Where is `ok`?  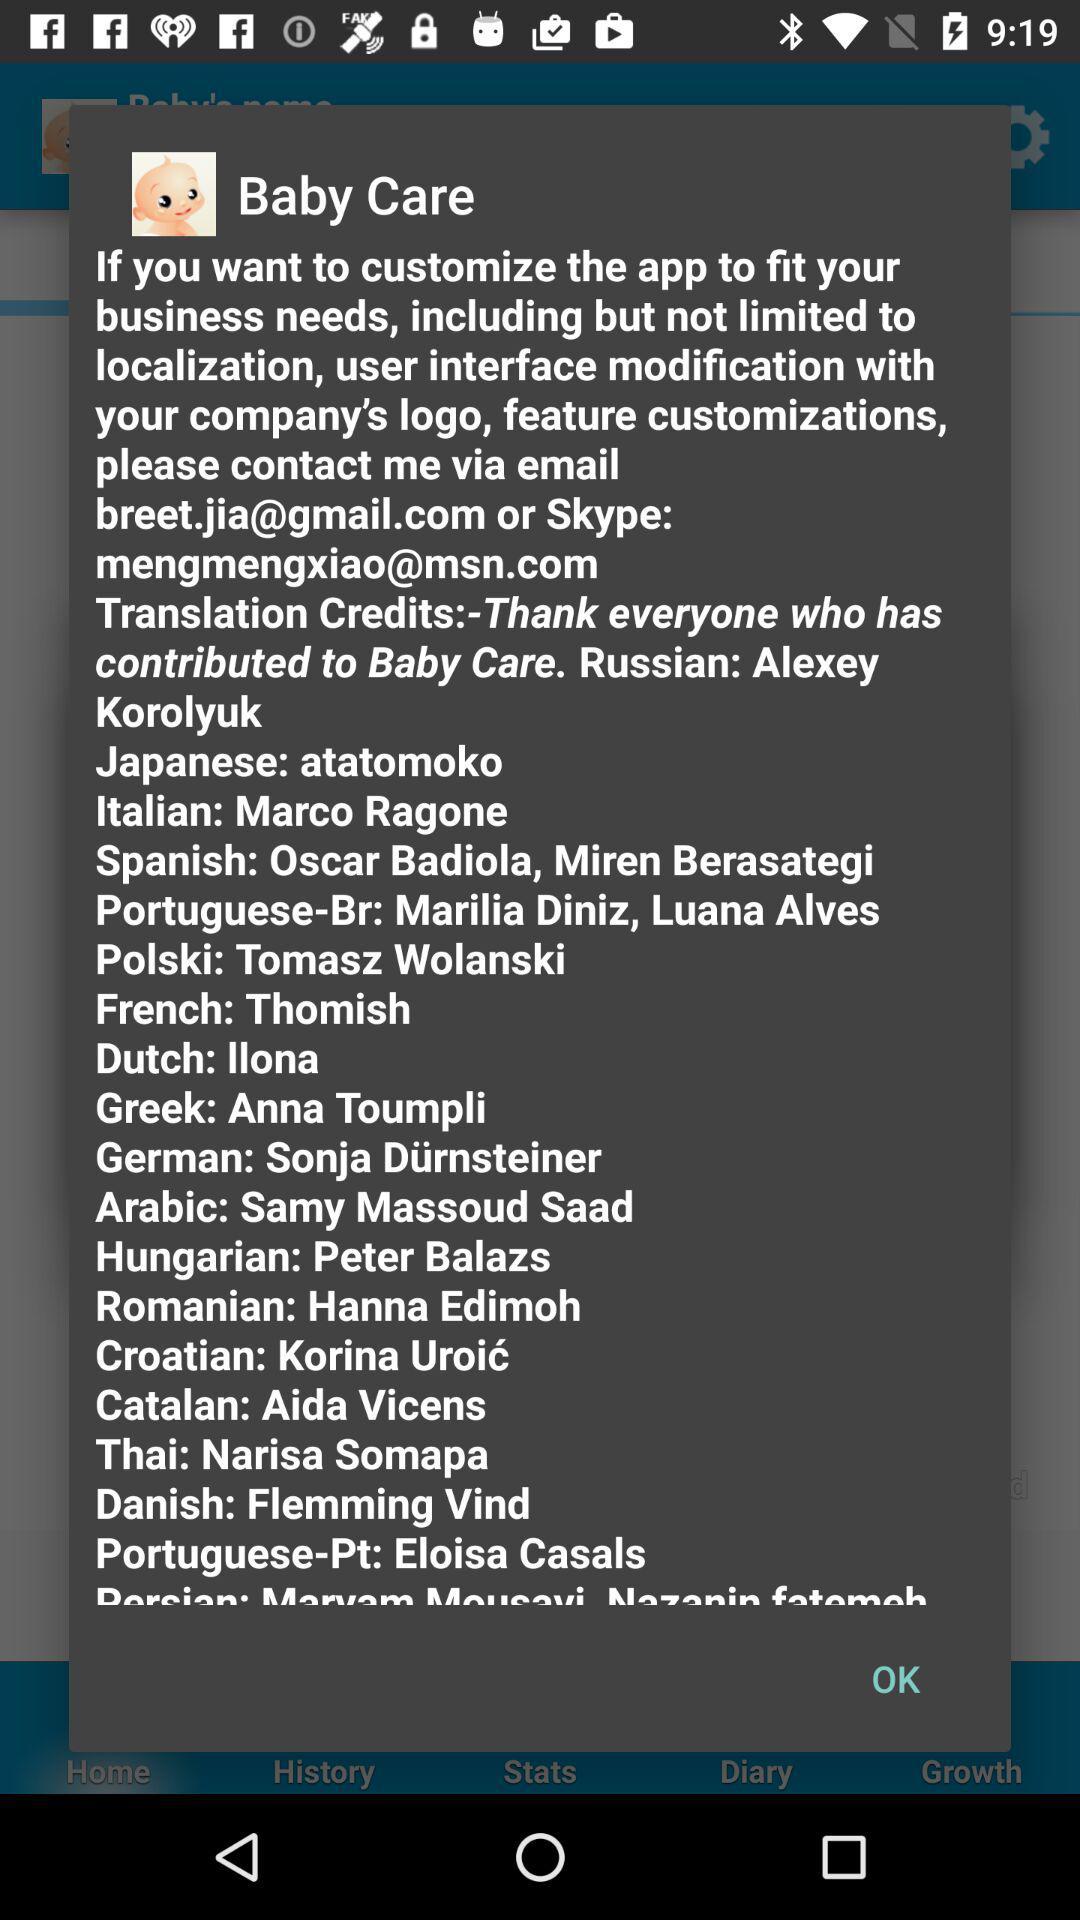 ok is located at coordinates (894, 1678).